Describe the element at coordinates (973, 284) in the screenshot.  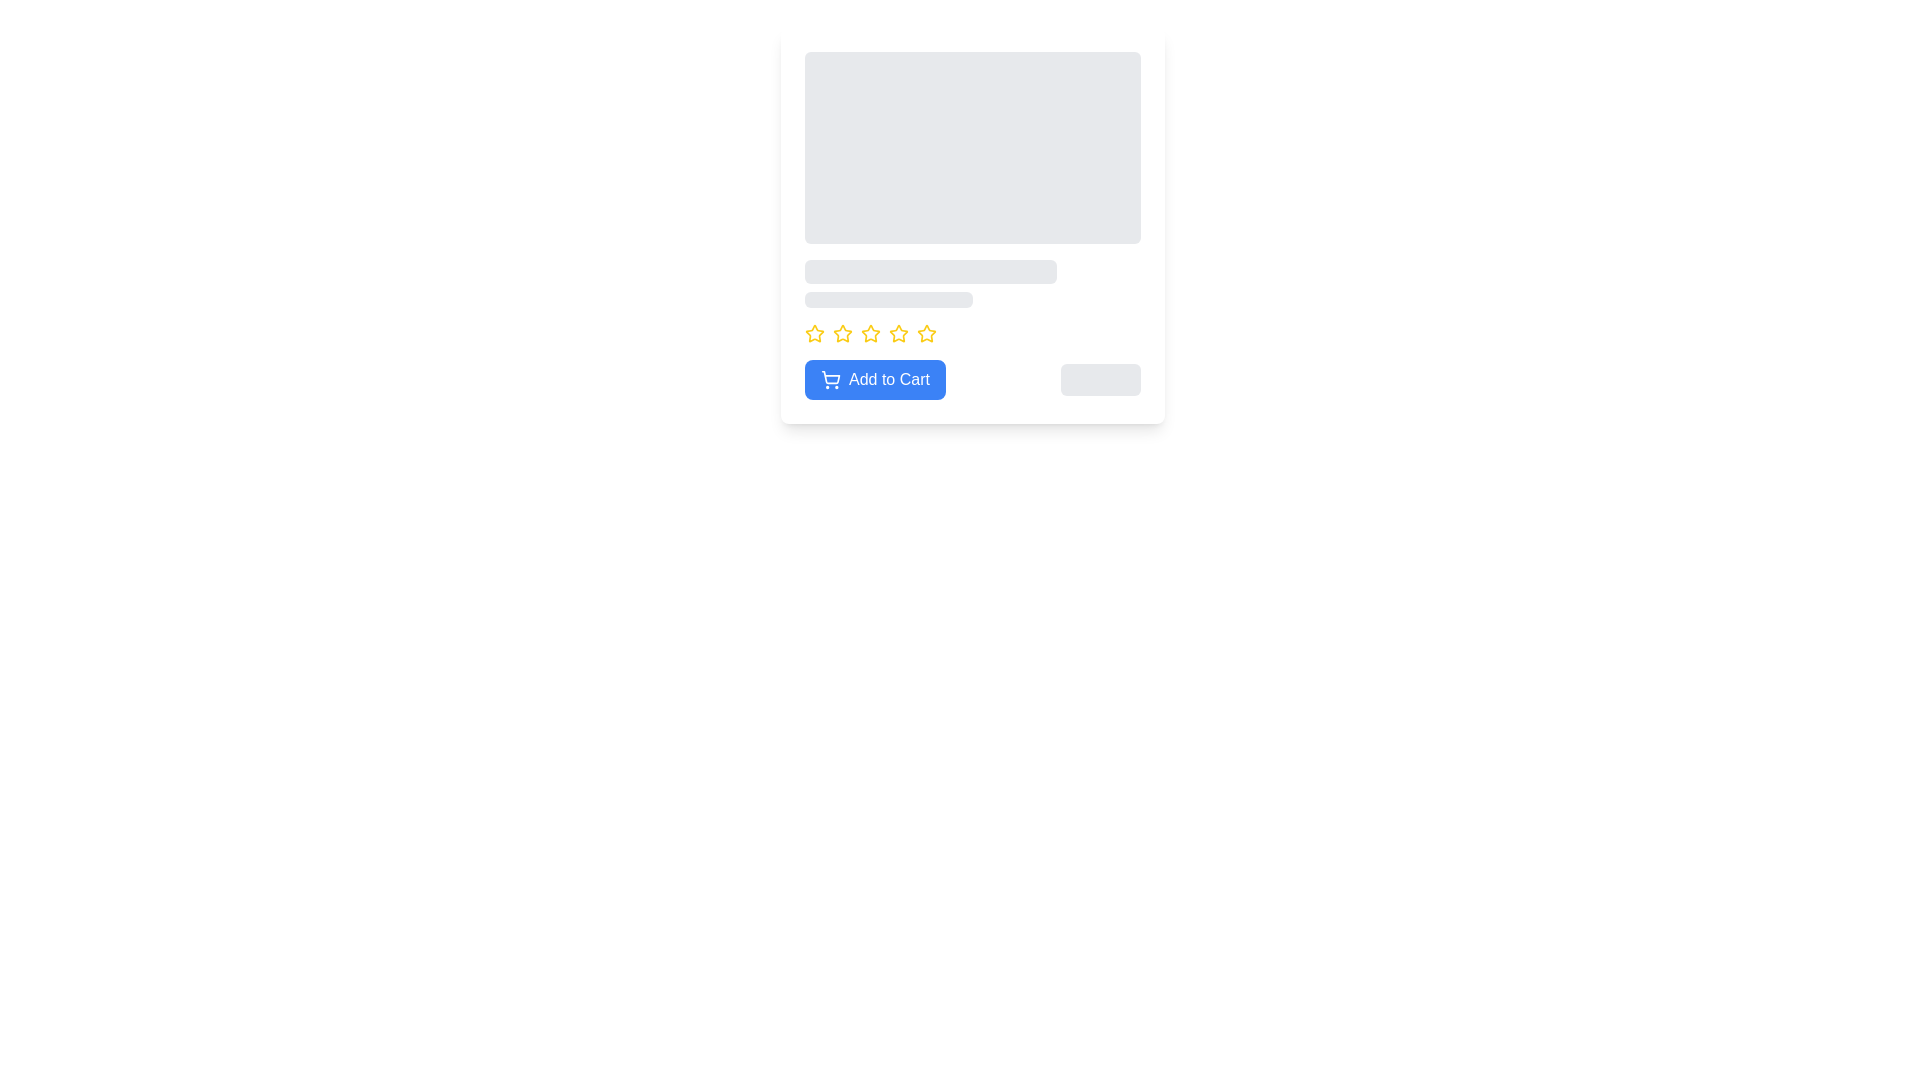
I see `the loading animation of the Content Placeholder, which consists of two horizontally aligned, rounded rectangles of light gray color, located directly below a large rectangular placeholder` at that location.